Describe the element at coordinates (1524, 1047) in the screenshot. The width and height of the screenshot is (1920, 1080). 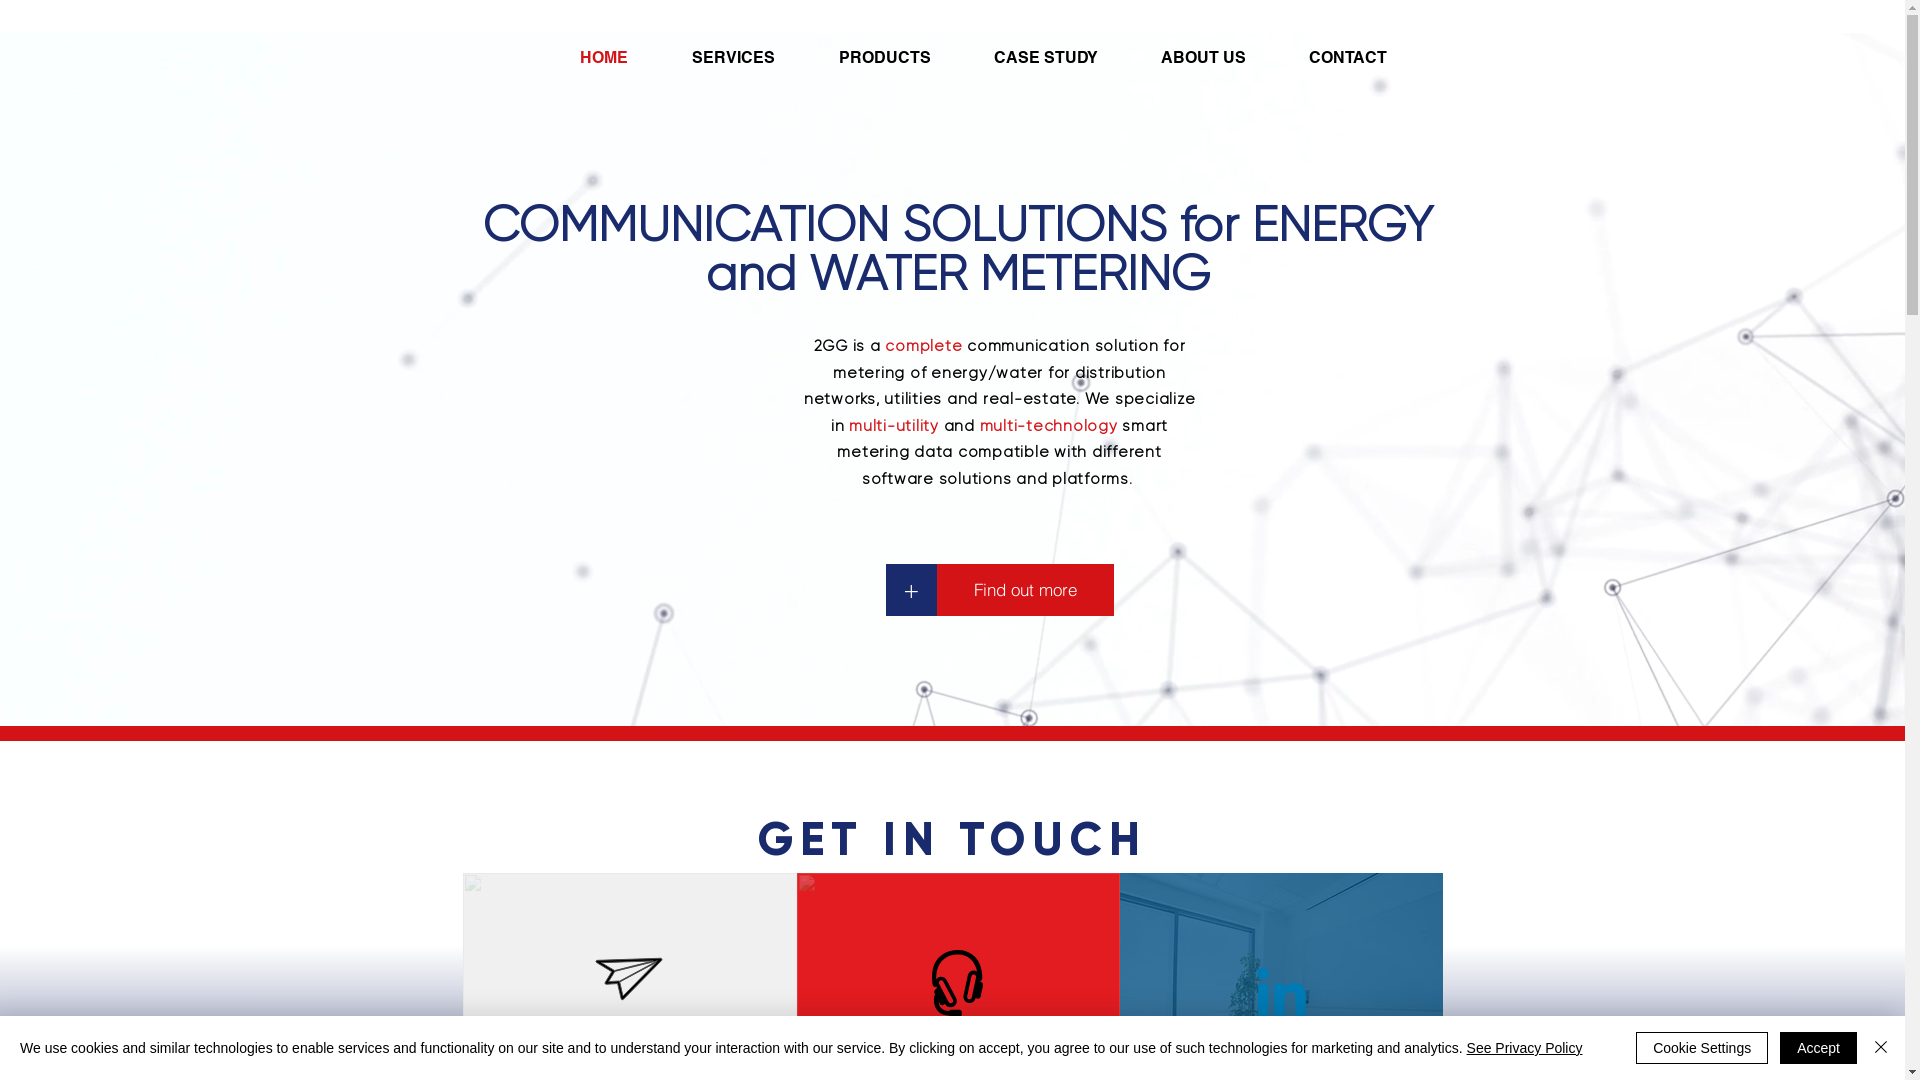
I see `'See Privacy Policy'` at that location.